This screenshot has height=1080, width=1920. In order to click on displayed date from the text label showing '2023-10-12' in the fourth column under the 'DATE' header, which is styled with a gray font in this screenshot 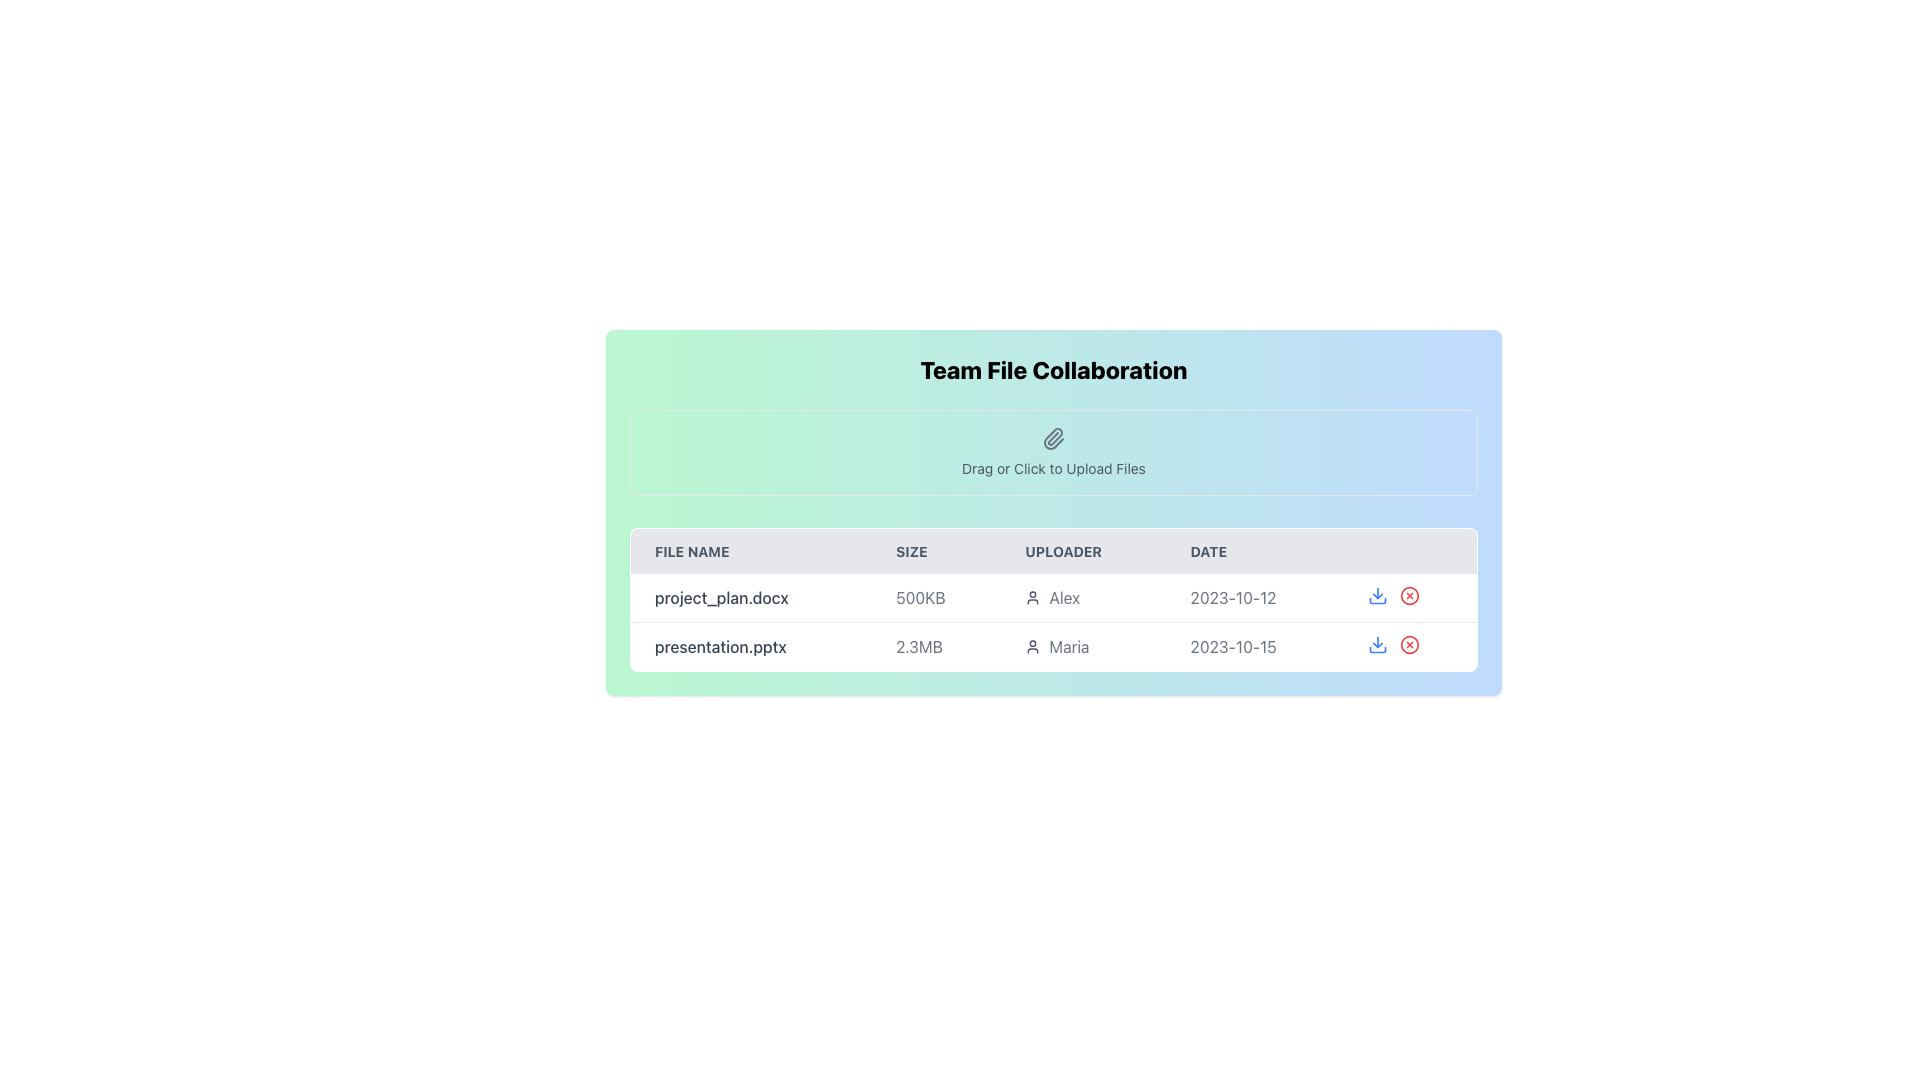, I will do `click(1254, 597)`.